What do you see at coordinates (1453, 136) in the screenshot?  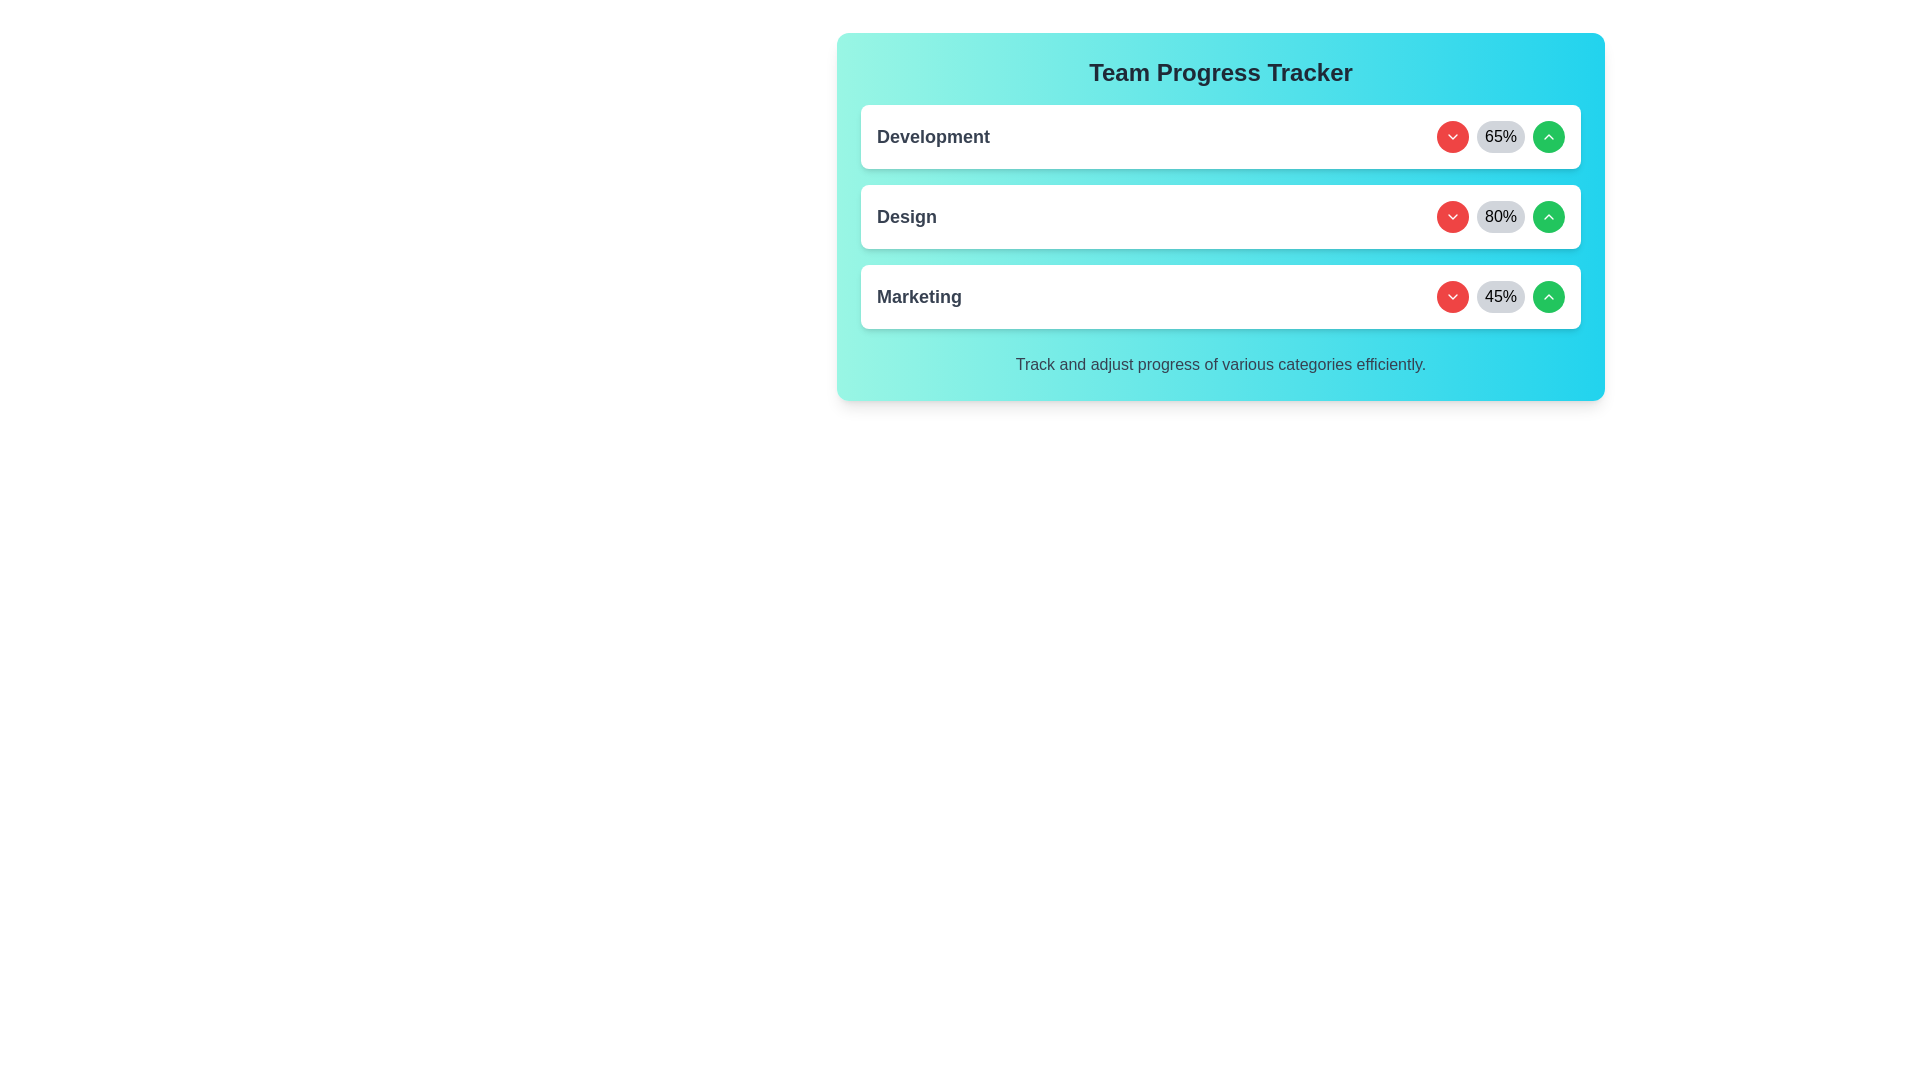 I see `the 'Development' progress tracker icon located to the right of the '65%' percentage display` at bounding box center [1453, 136].